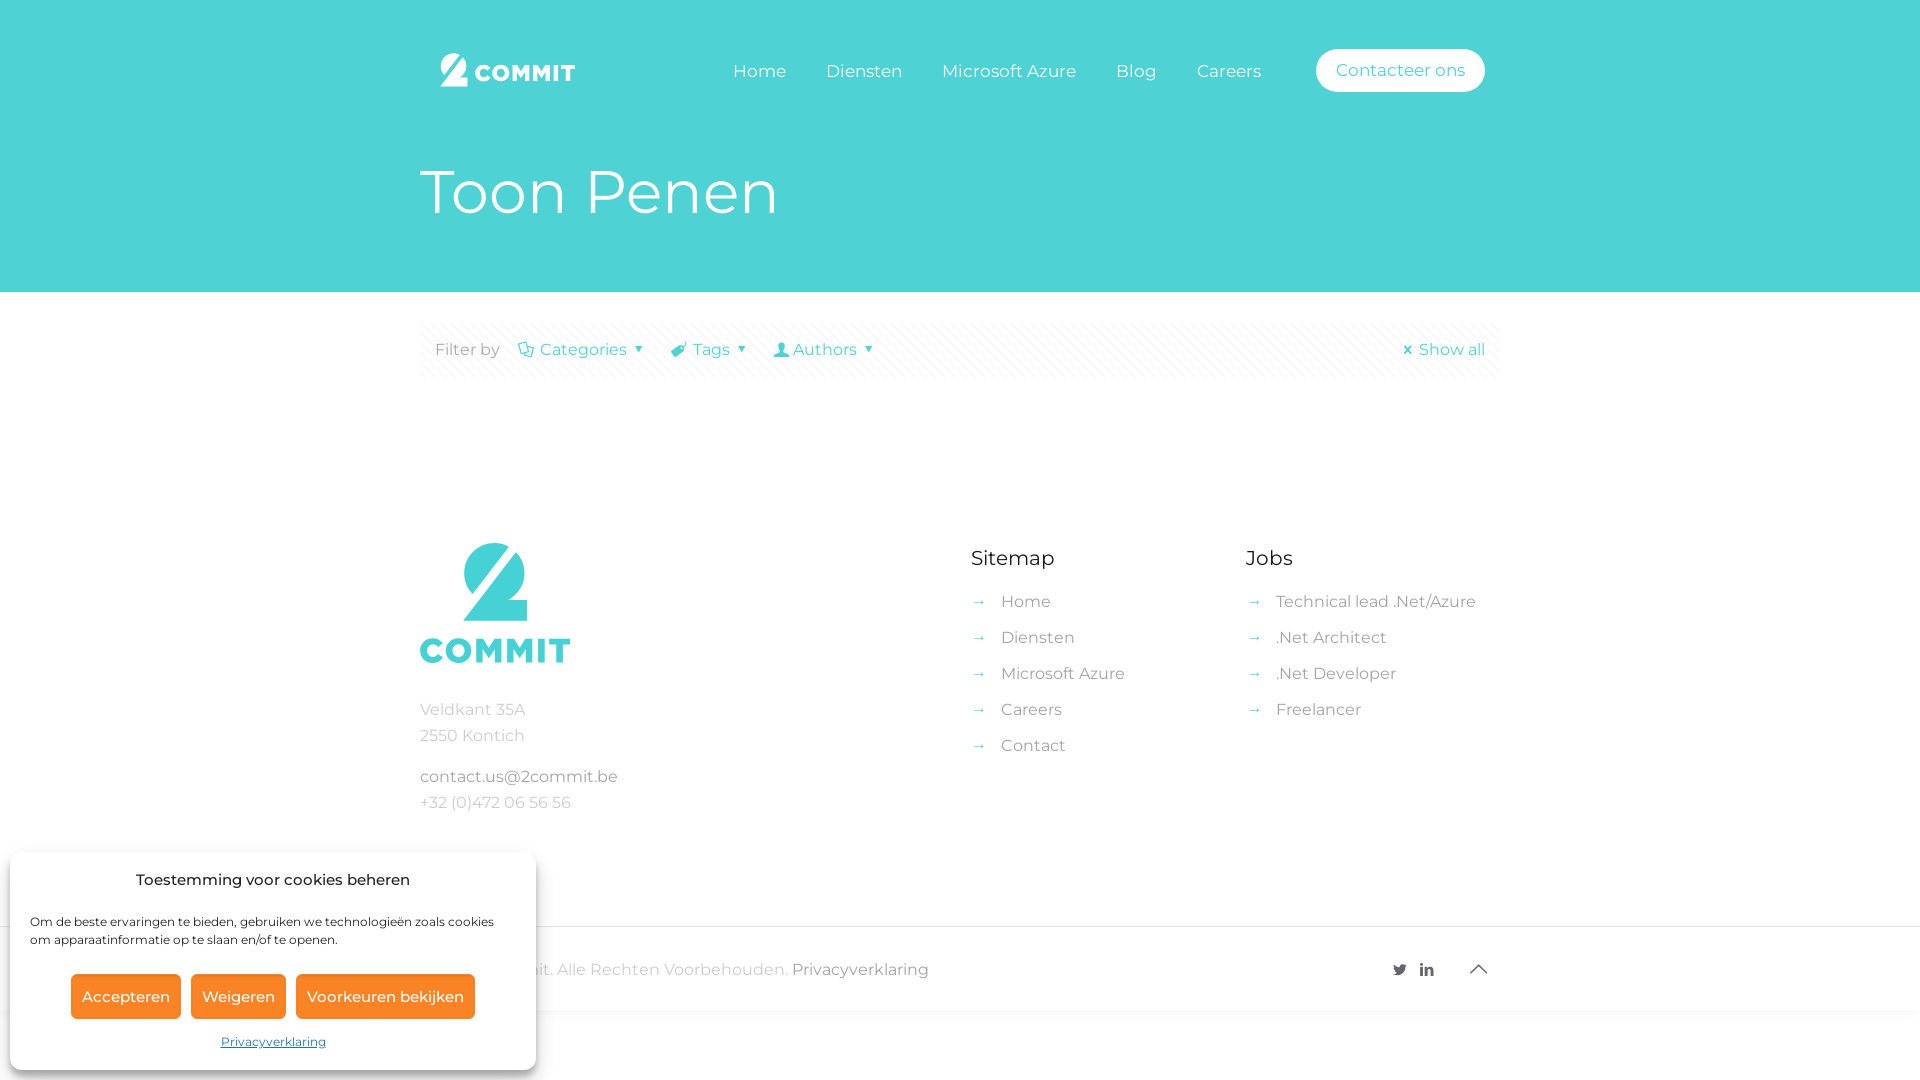 This screenshot has width=1920, height=1080. What do you see at coordinates (385, 996) in the screenshot?
I see `'Voorkeuren bekijken'` at bounding box center [385, 996].